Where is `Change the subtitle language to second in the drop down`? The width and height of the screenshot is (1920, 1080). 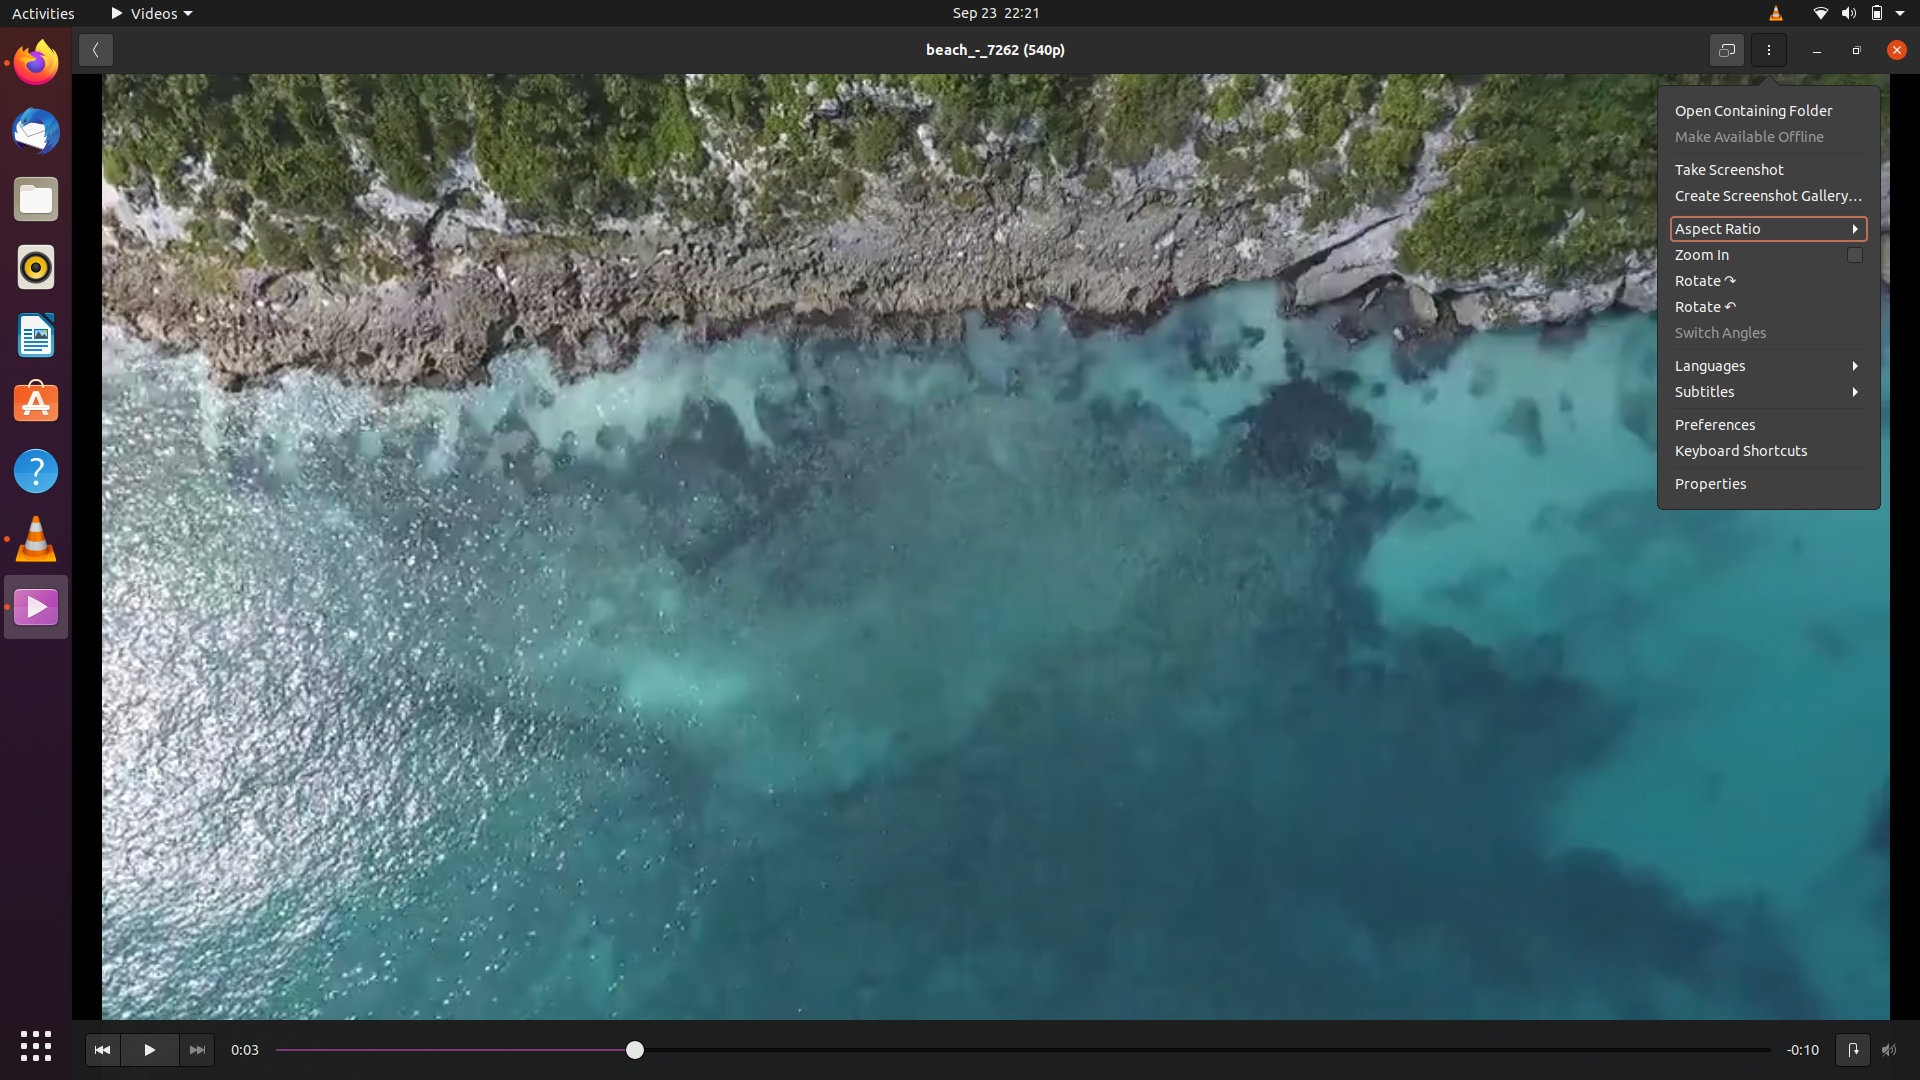
Change the subtitle language to second in the drop down is located at coordinates (1771, 391).